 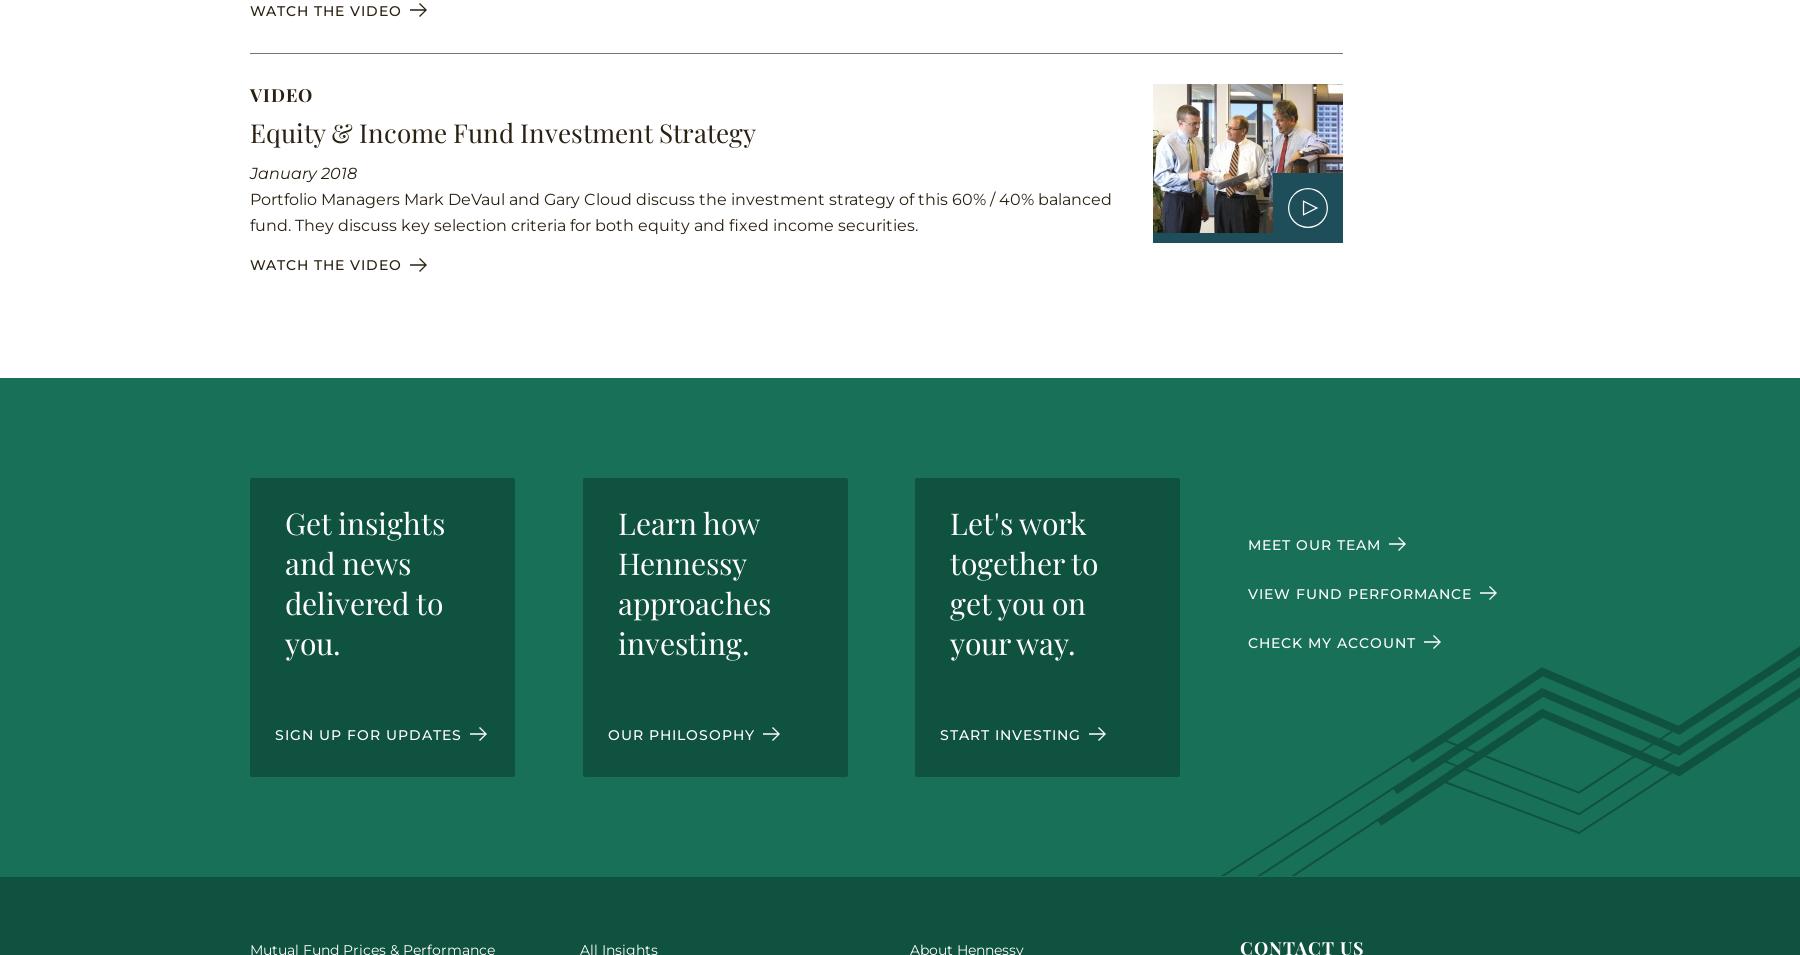 I want to click on 'Our Philosophy', so click(x=681, y=733).